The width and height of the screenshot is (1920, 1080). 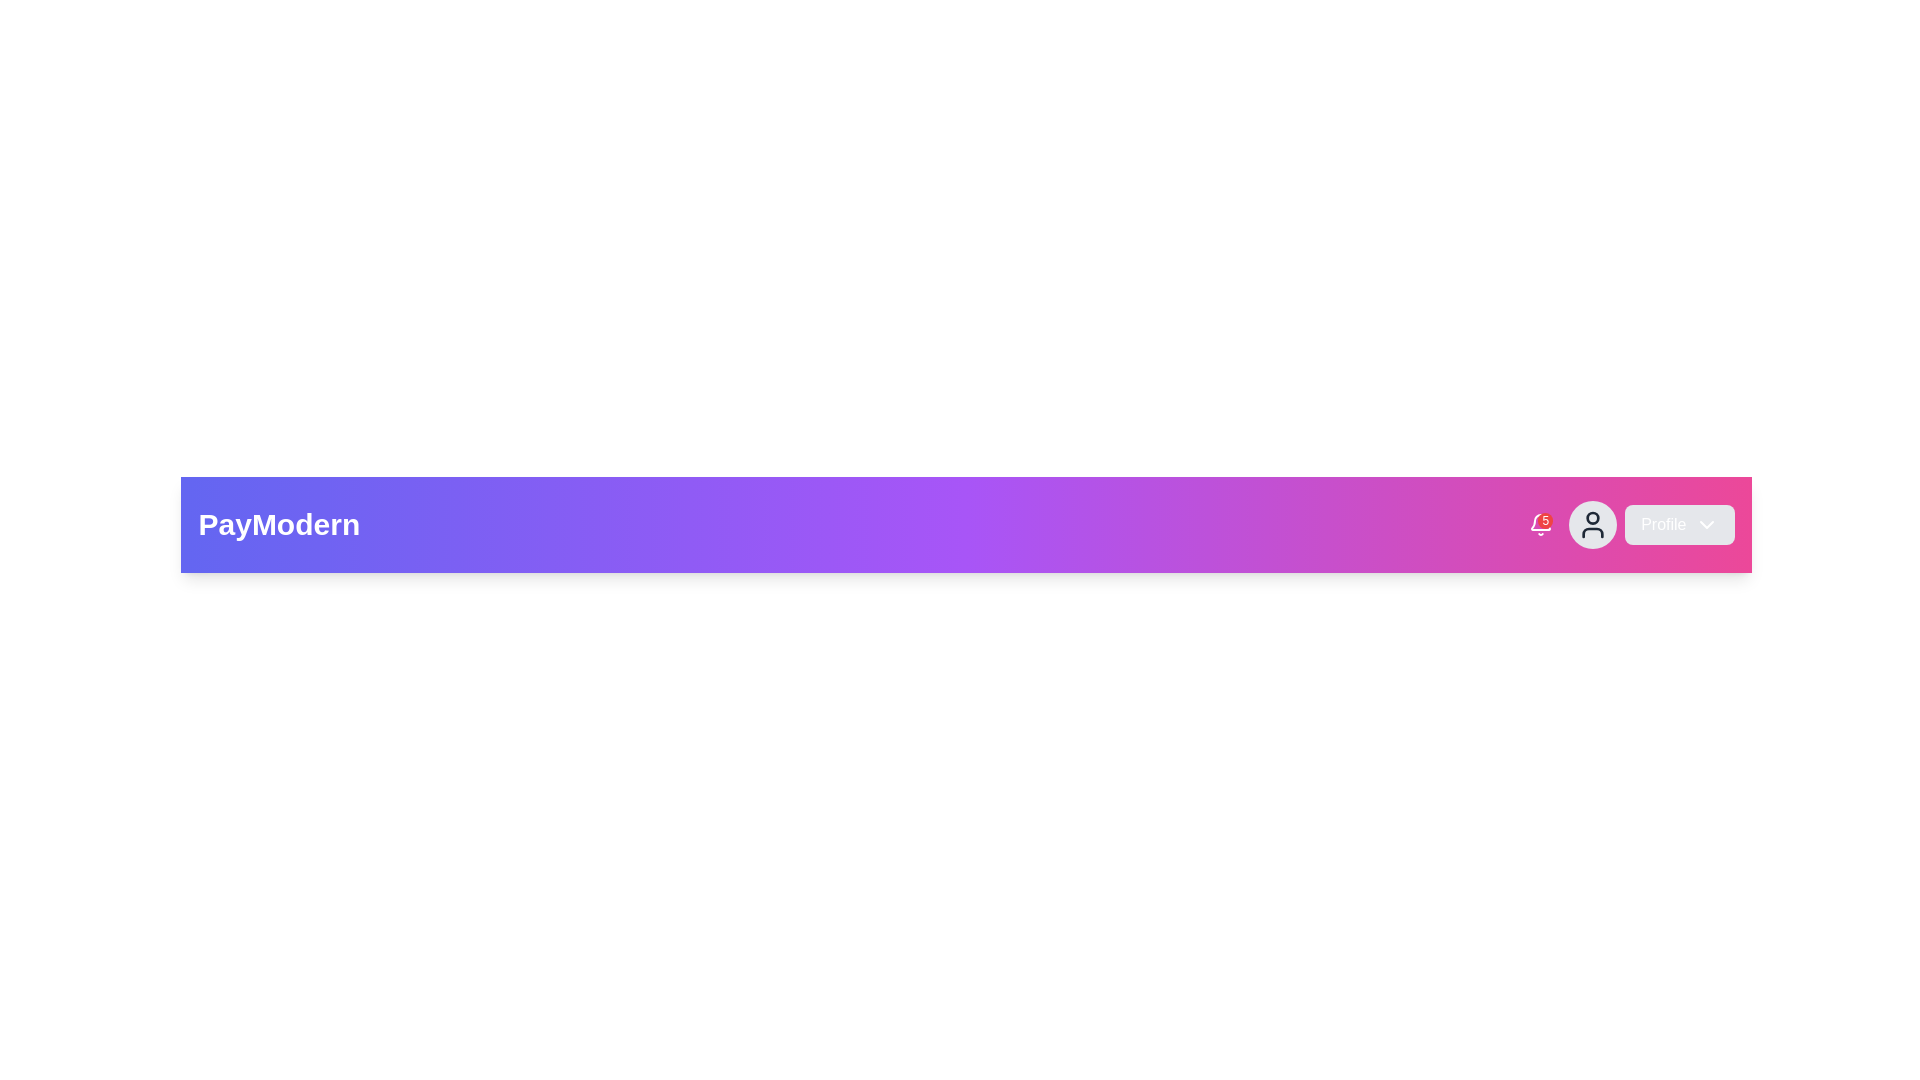 What do you see at coordinates (1592, 523) in the screenshot?
I see `the circular user profile icon with a light gray background, located to the left of the 'Profile' button in the navigation bar` at bounding box center [1592, 523].